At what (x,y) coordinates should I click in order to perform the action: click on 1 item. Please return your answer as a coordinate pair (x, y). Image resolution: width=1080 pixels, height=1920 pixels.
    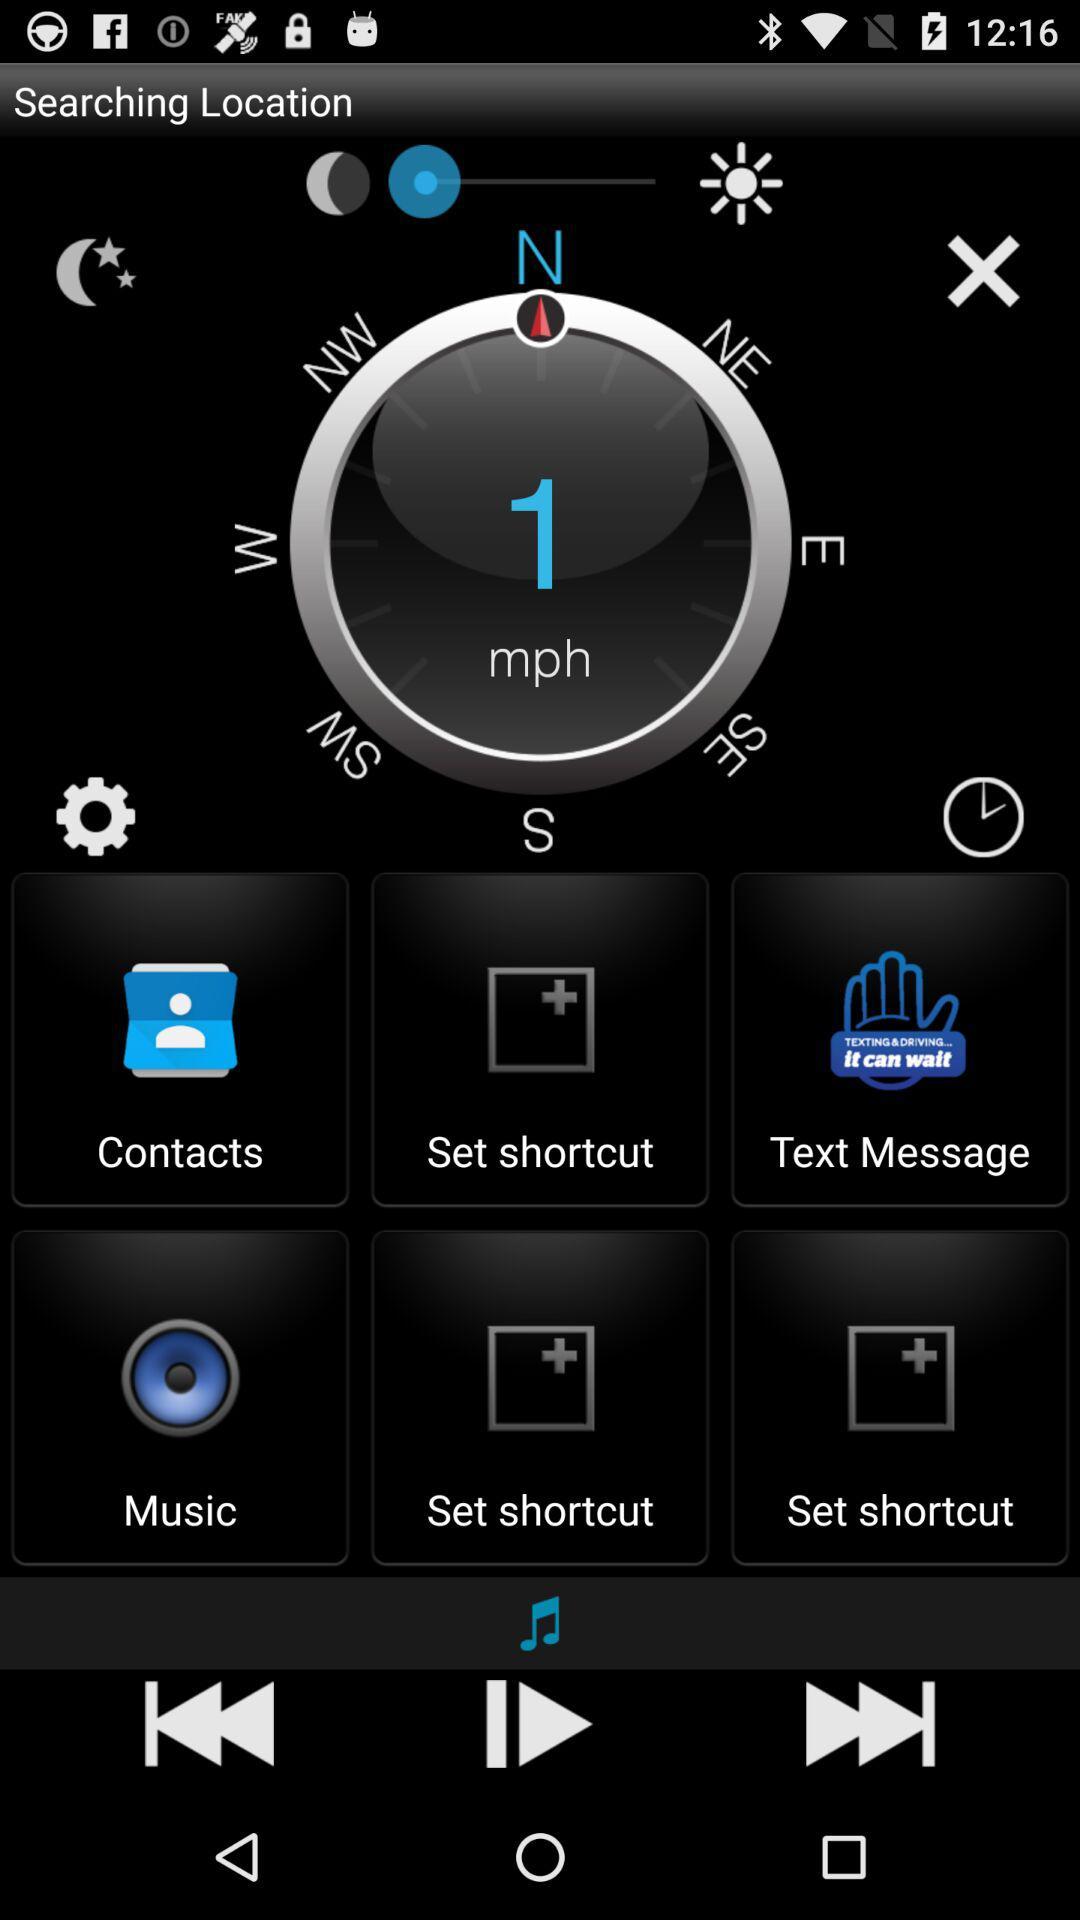
    Looking at the image, I should click on (540, 538).